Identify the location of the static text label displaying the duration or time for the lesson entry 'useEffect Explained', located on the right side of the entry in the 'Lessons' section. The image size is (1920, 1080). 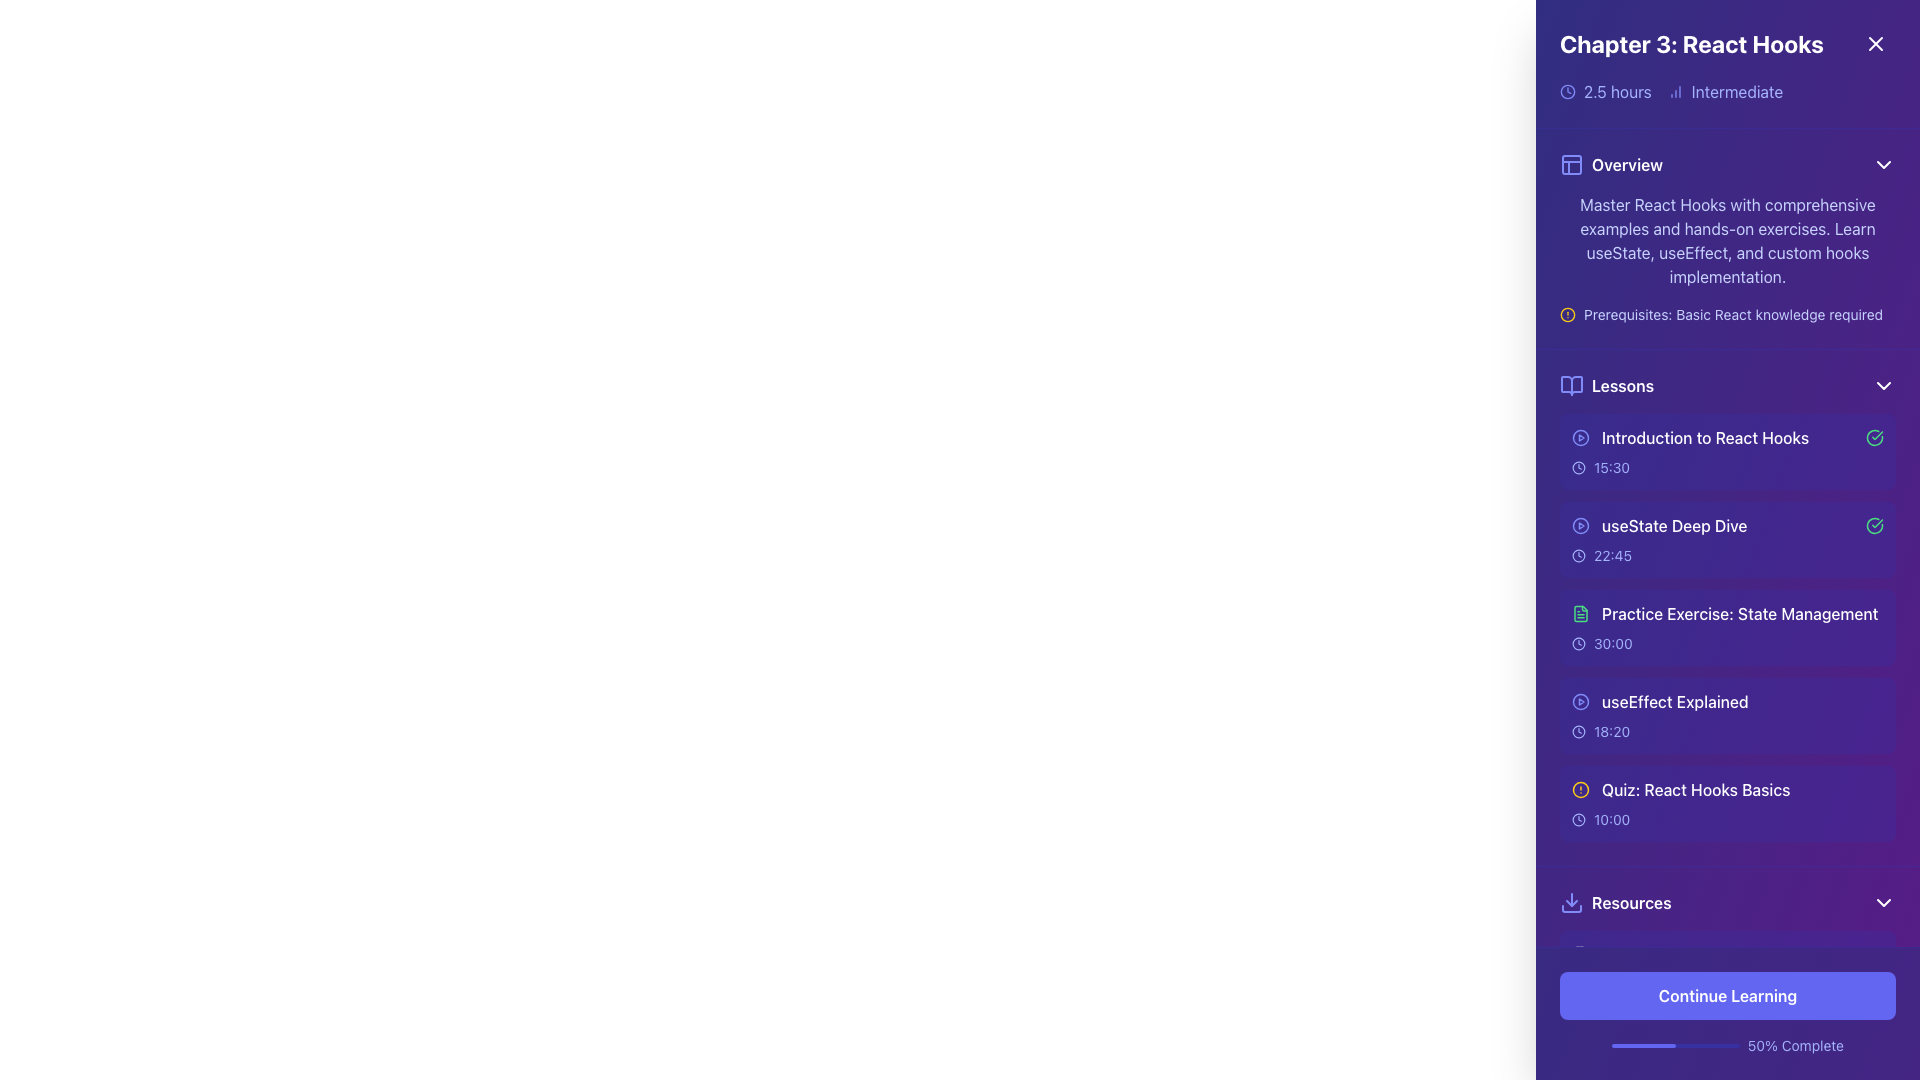
(1612, 732).